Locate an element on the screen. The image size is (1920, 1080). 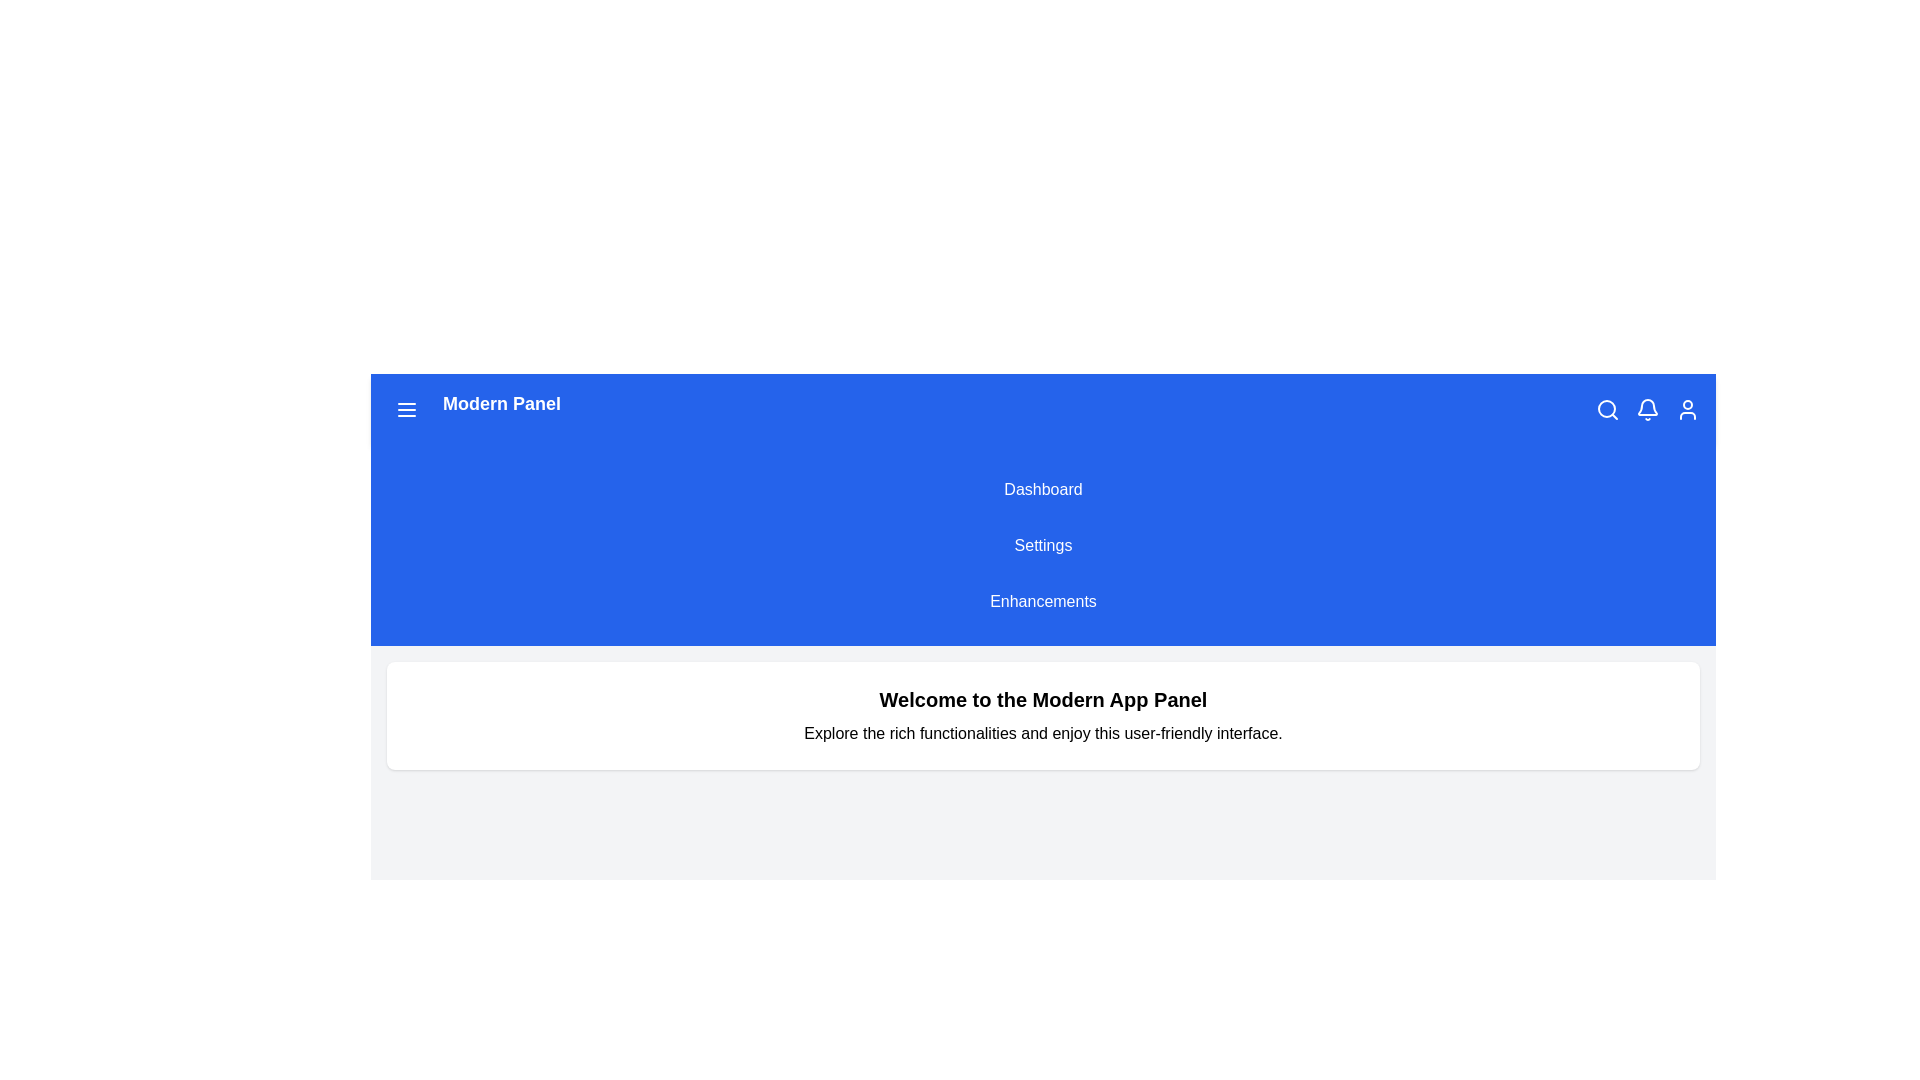
the 'Dashboard' menu item to navigate to the Dashboard section is located at coordinates (1041, 489).